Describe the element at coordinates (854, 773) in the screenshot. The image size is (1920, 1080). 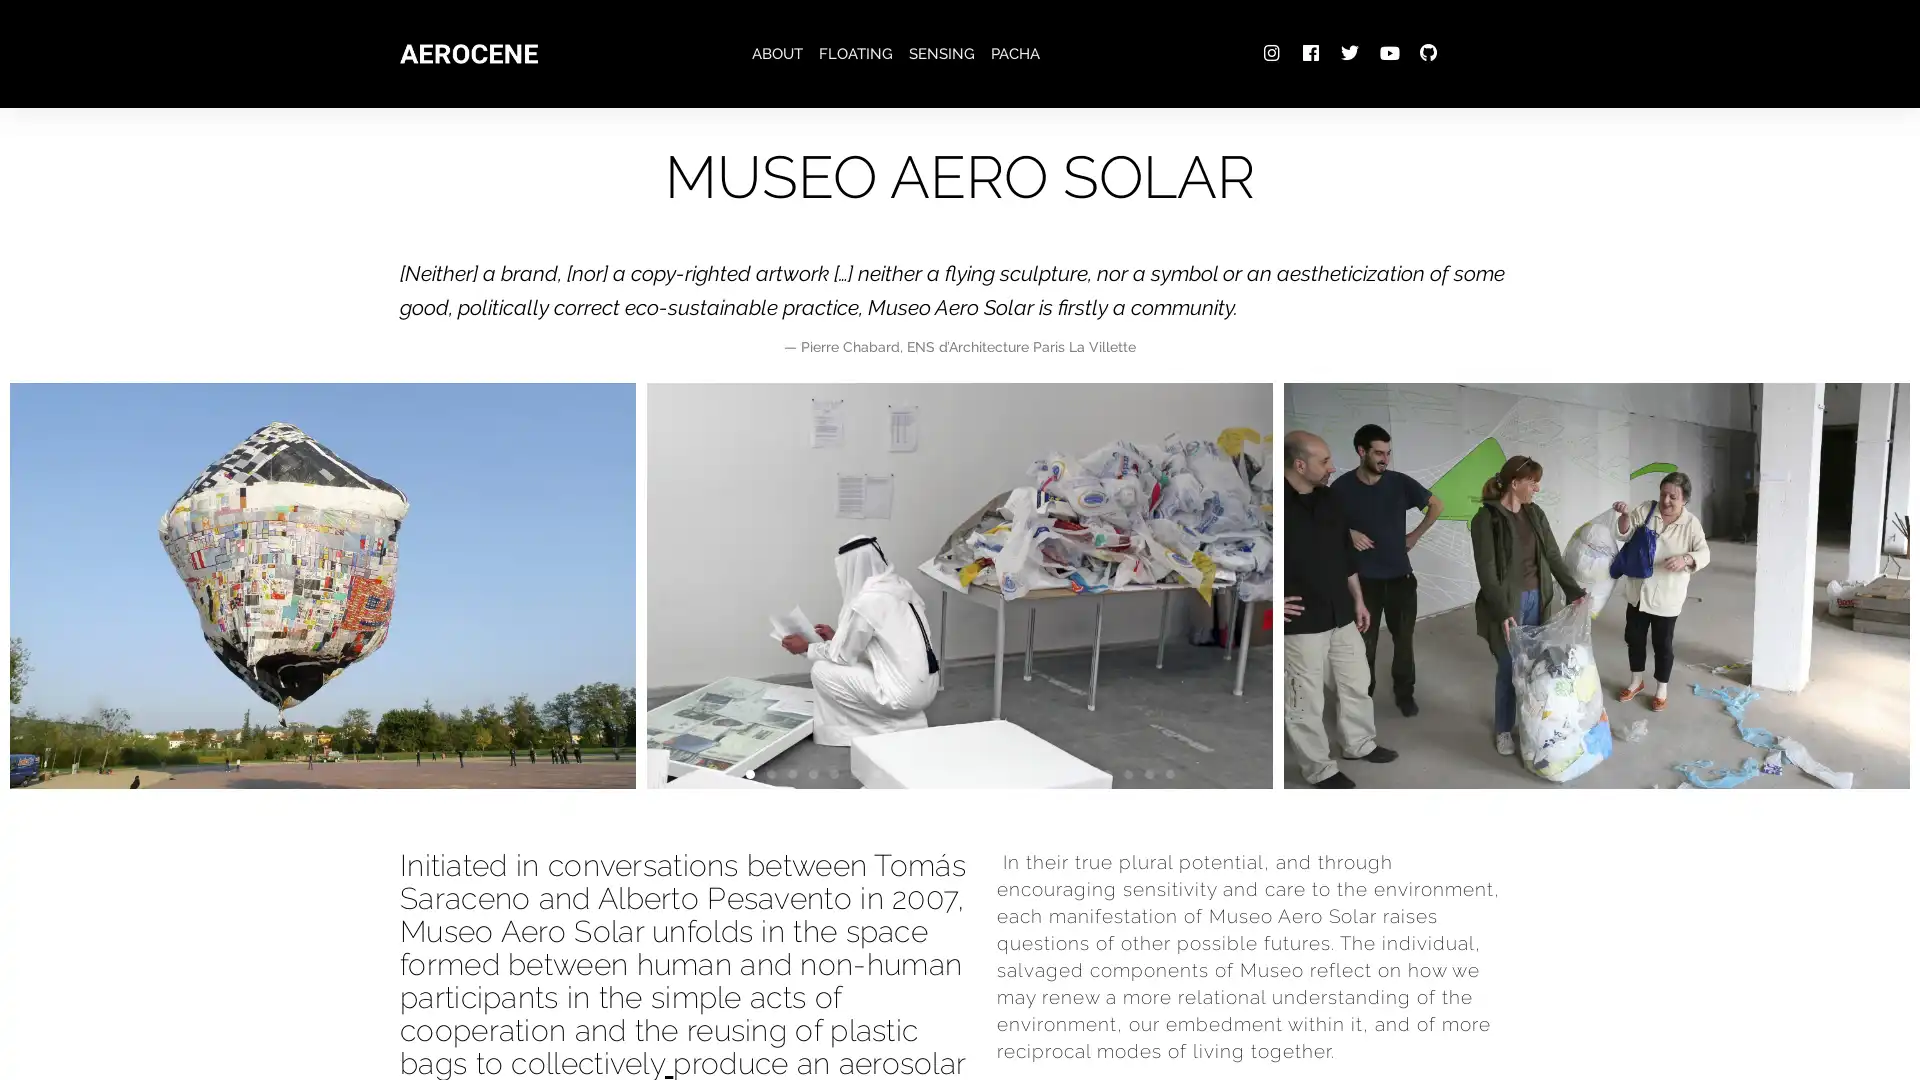
I see `Go to slide 6` at that location.